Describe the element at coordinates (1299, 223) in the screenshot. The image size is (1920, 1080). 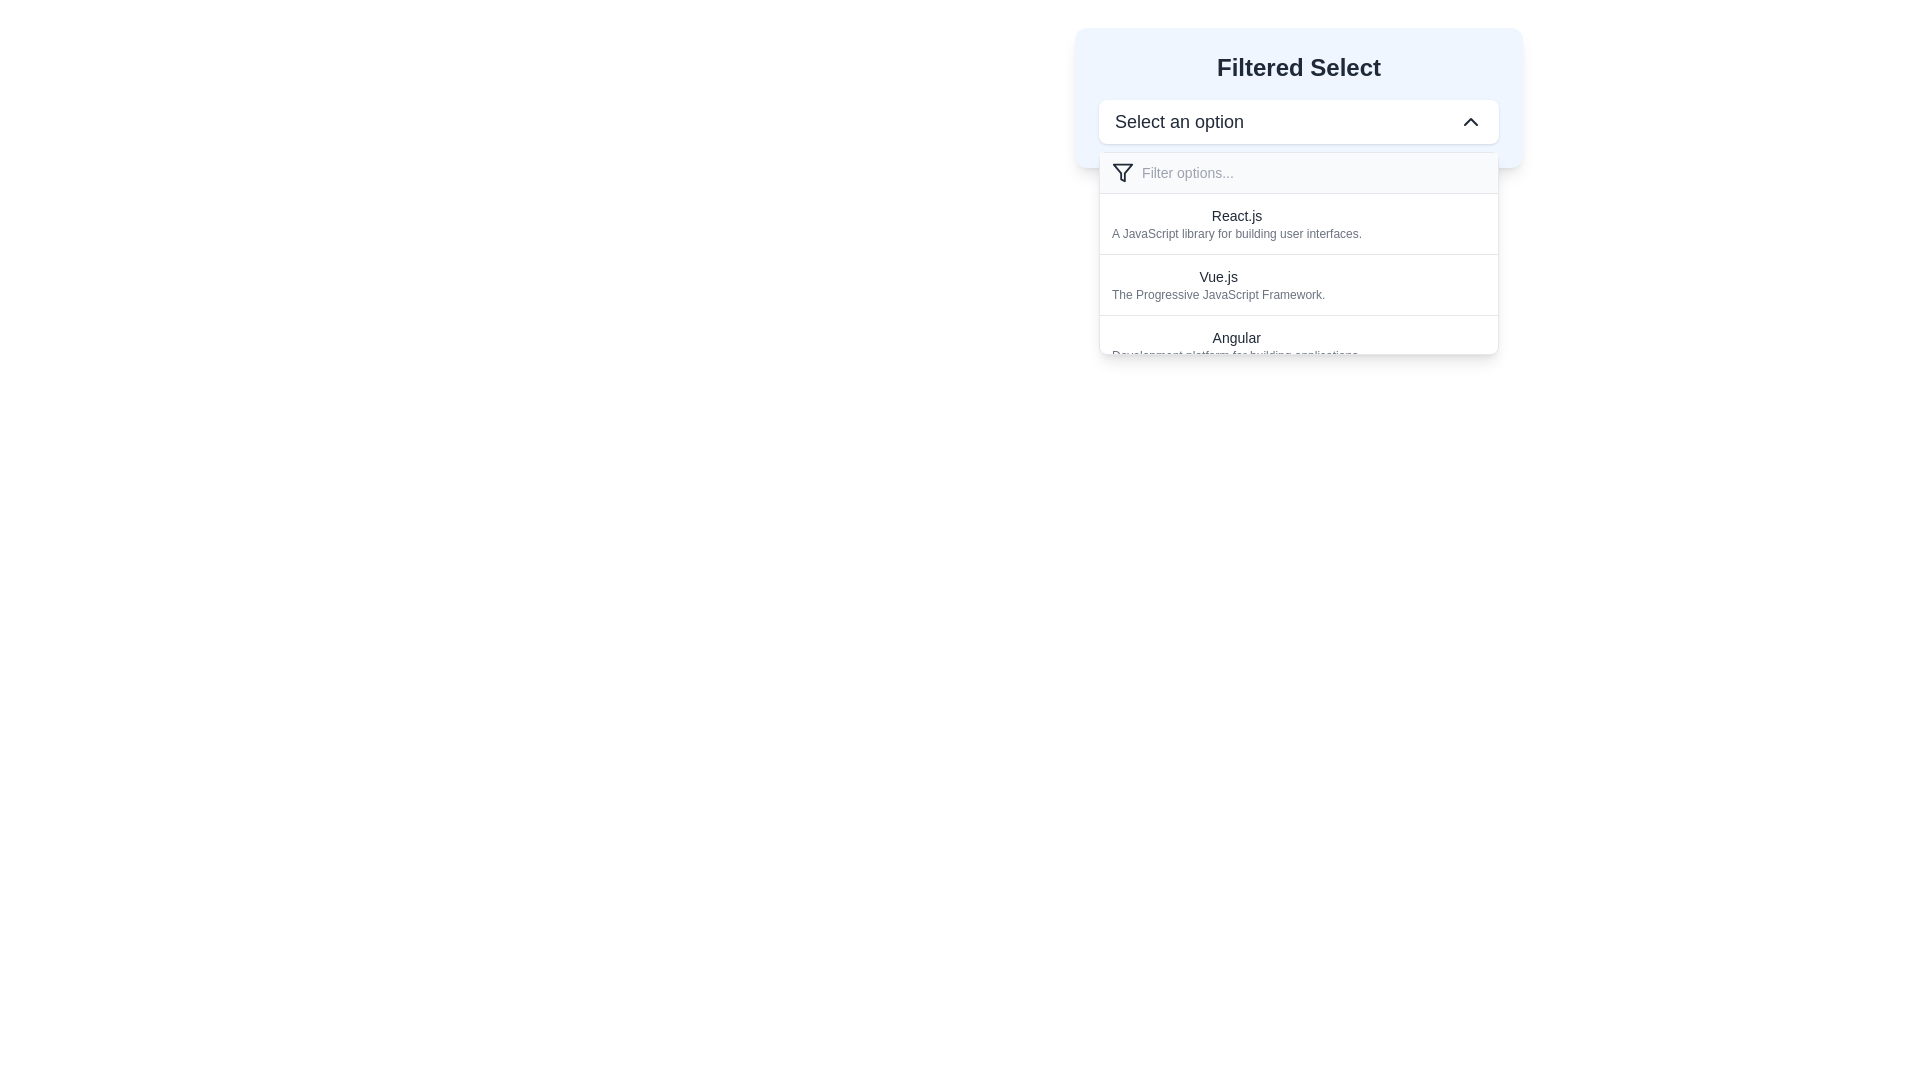
I see `the first item in the dropdown menu that provides information about 'React.js'` at that location.